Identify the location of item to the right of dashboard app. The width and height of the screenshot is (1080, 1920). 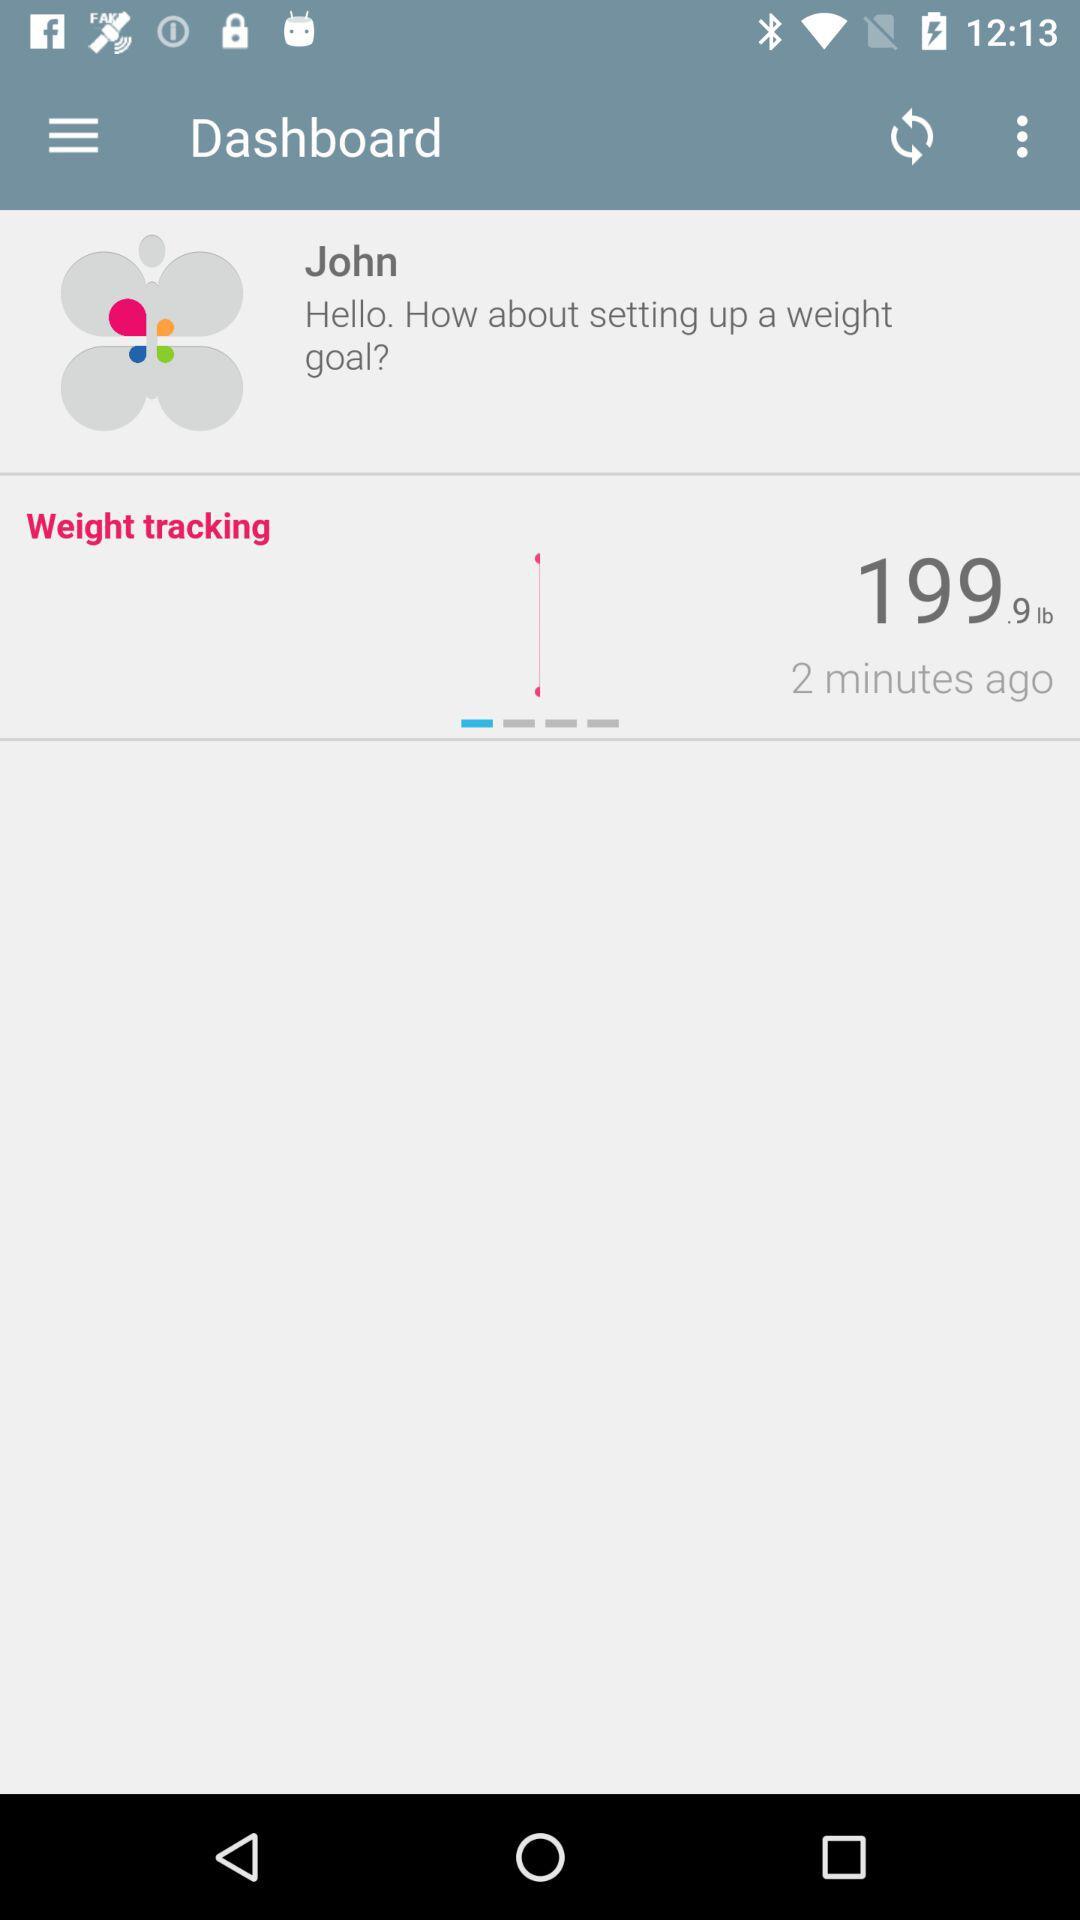
(911, 135).